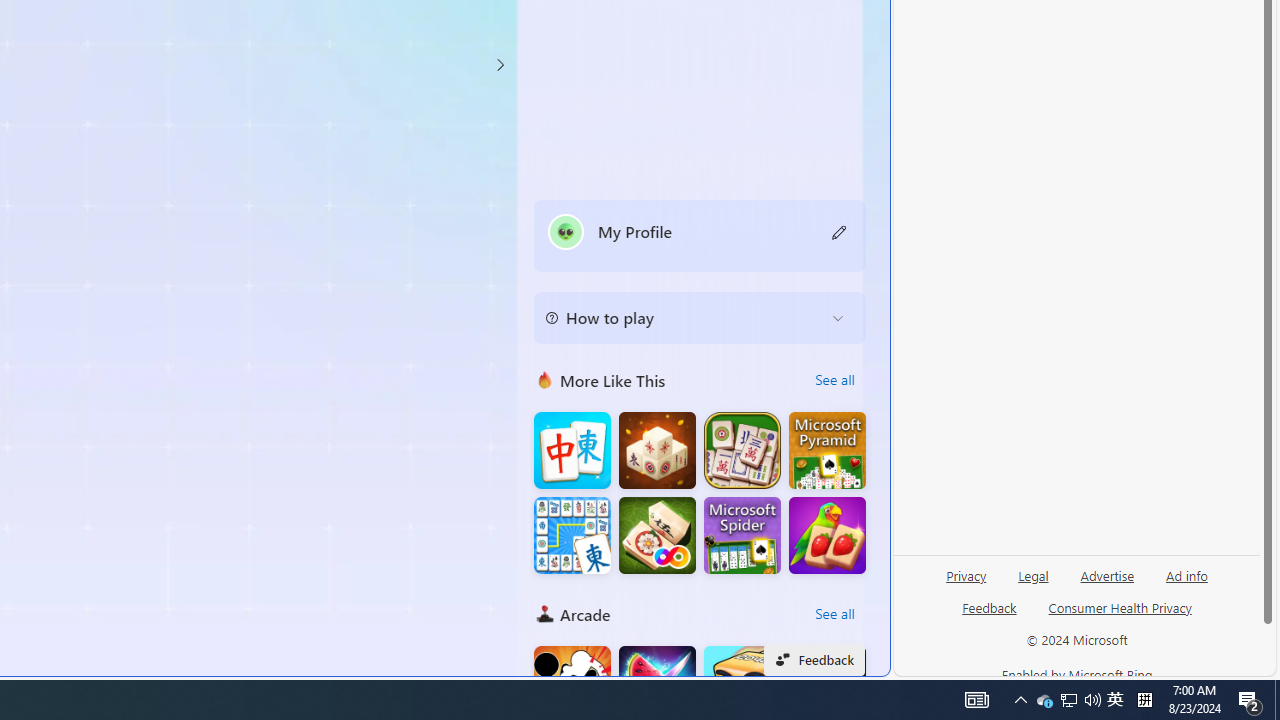  Describe the element at coordinates (657, 450) in the screenshot. I see `'Mahjong 3D Connect'` at that location.